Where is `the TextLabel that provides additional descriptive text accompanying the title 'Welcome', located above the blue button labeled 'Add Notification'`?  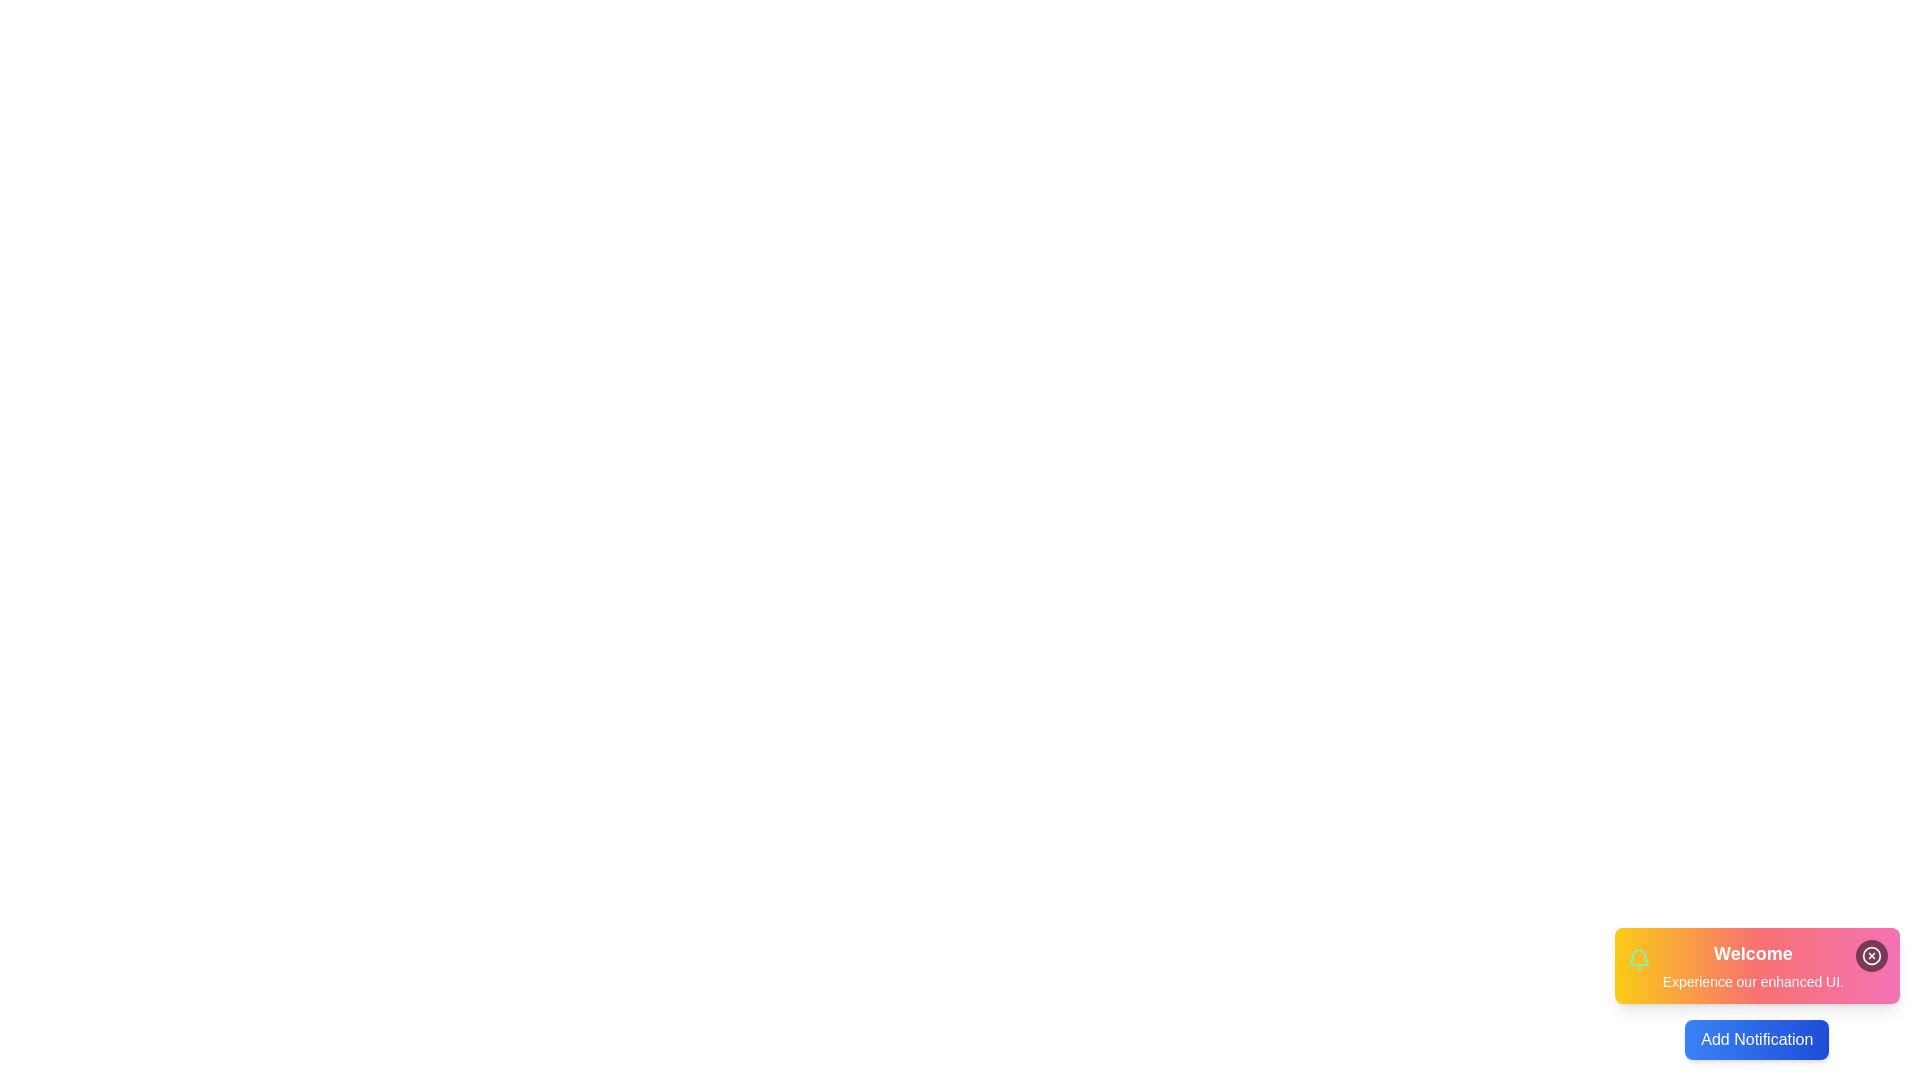
the TextLabel that provides additional descriptive text accompanying the title 'Welcome', located above the blue button labeled 'Add Notification' is located at coordinates (1752, 981).